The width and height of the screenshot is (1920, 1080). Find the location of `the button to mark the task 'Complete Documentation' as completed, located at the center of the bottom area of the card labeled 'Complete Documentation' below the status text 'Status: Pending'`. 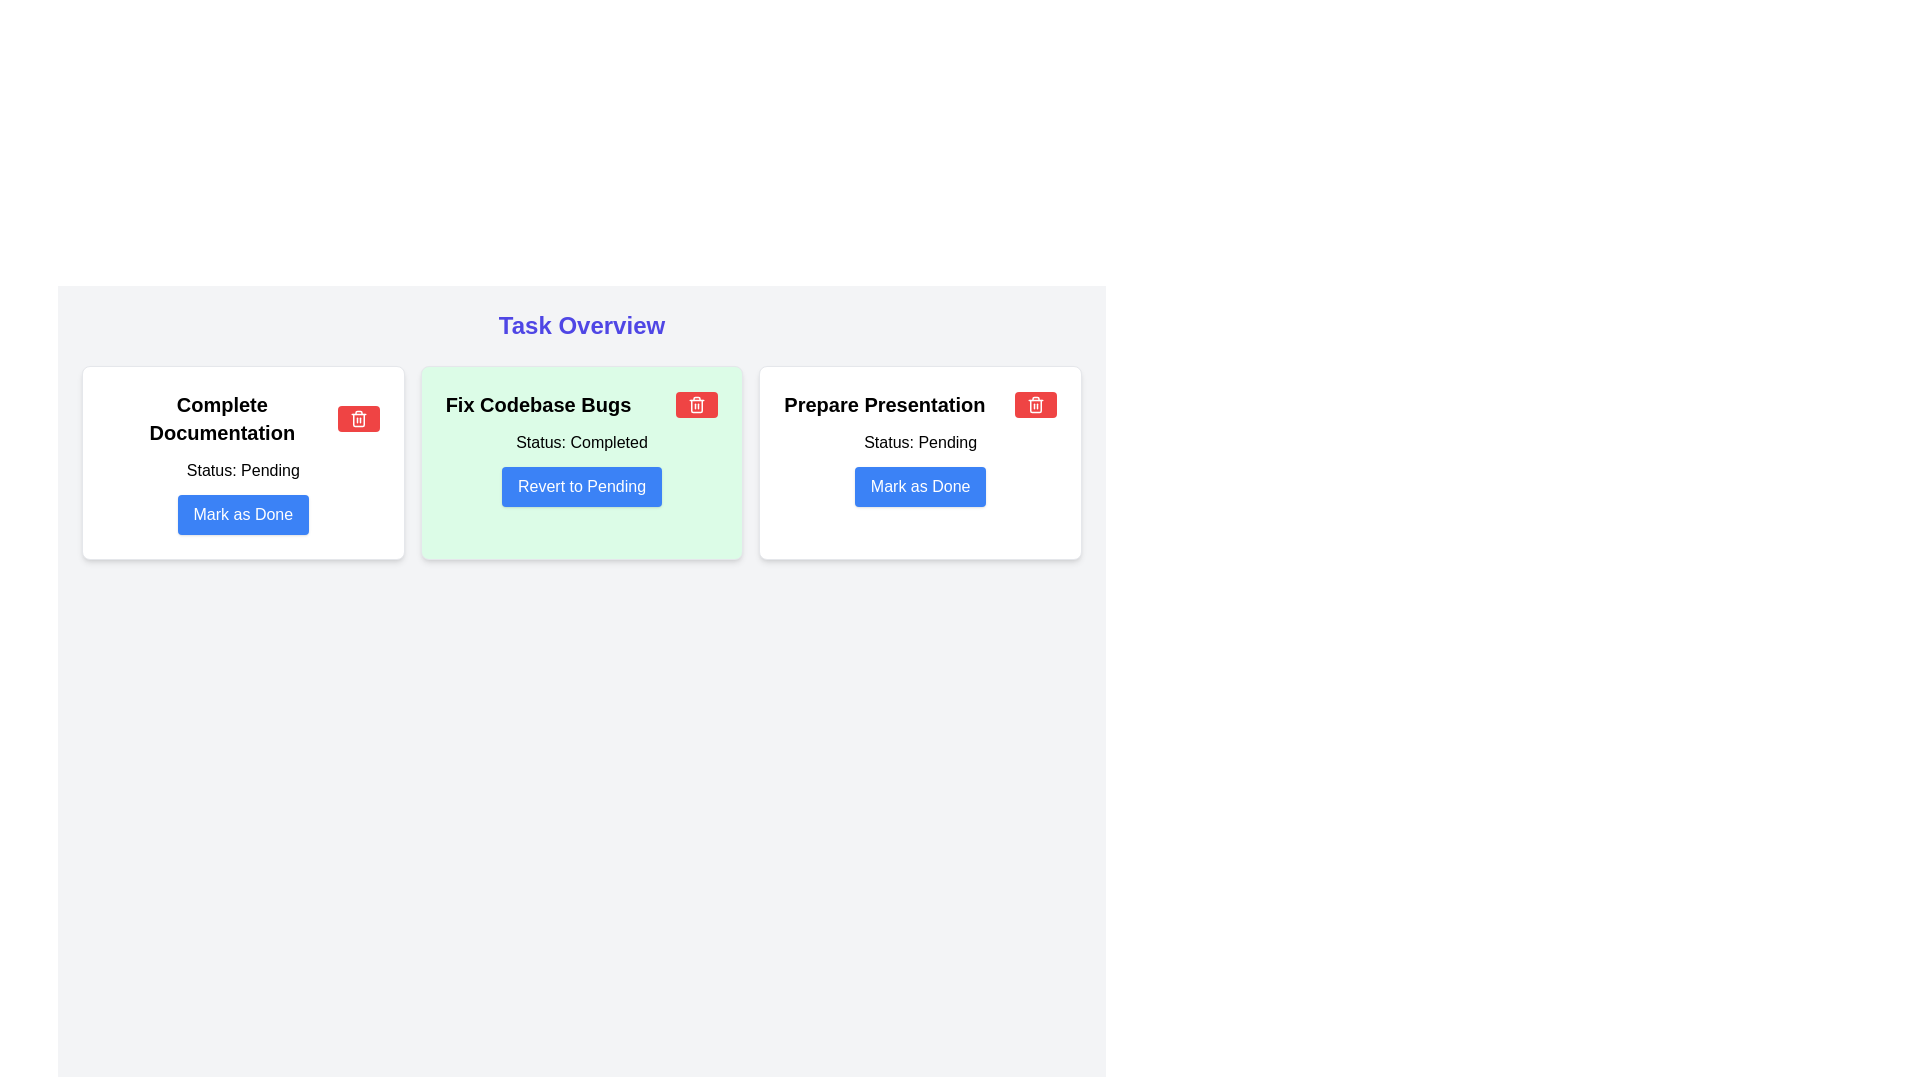

the button to mark the task 'Complete Documentation' as completed, located at the center of the bottom area of the card labeled 'Complete Documentation' below the status text 'Status: Pending' is located at coordinates (242, 514).